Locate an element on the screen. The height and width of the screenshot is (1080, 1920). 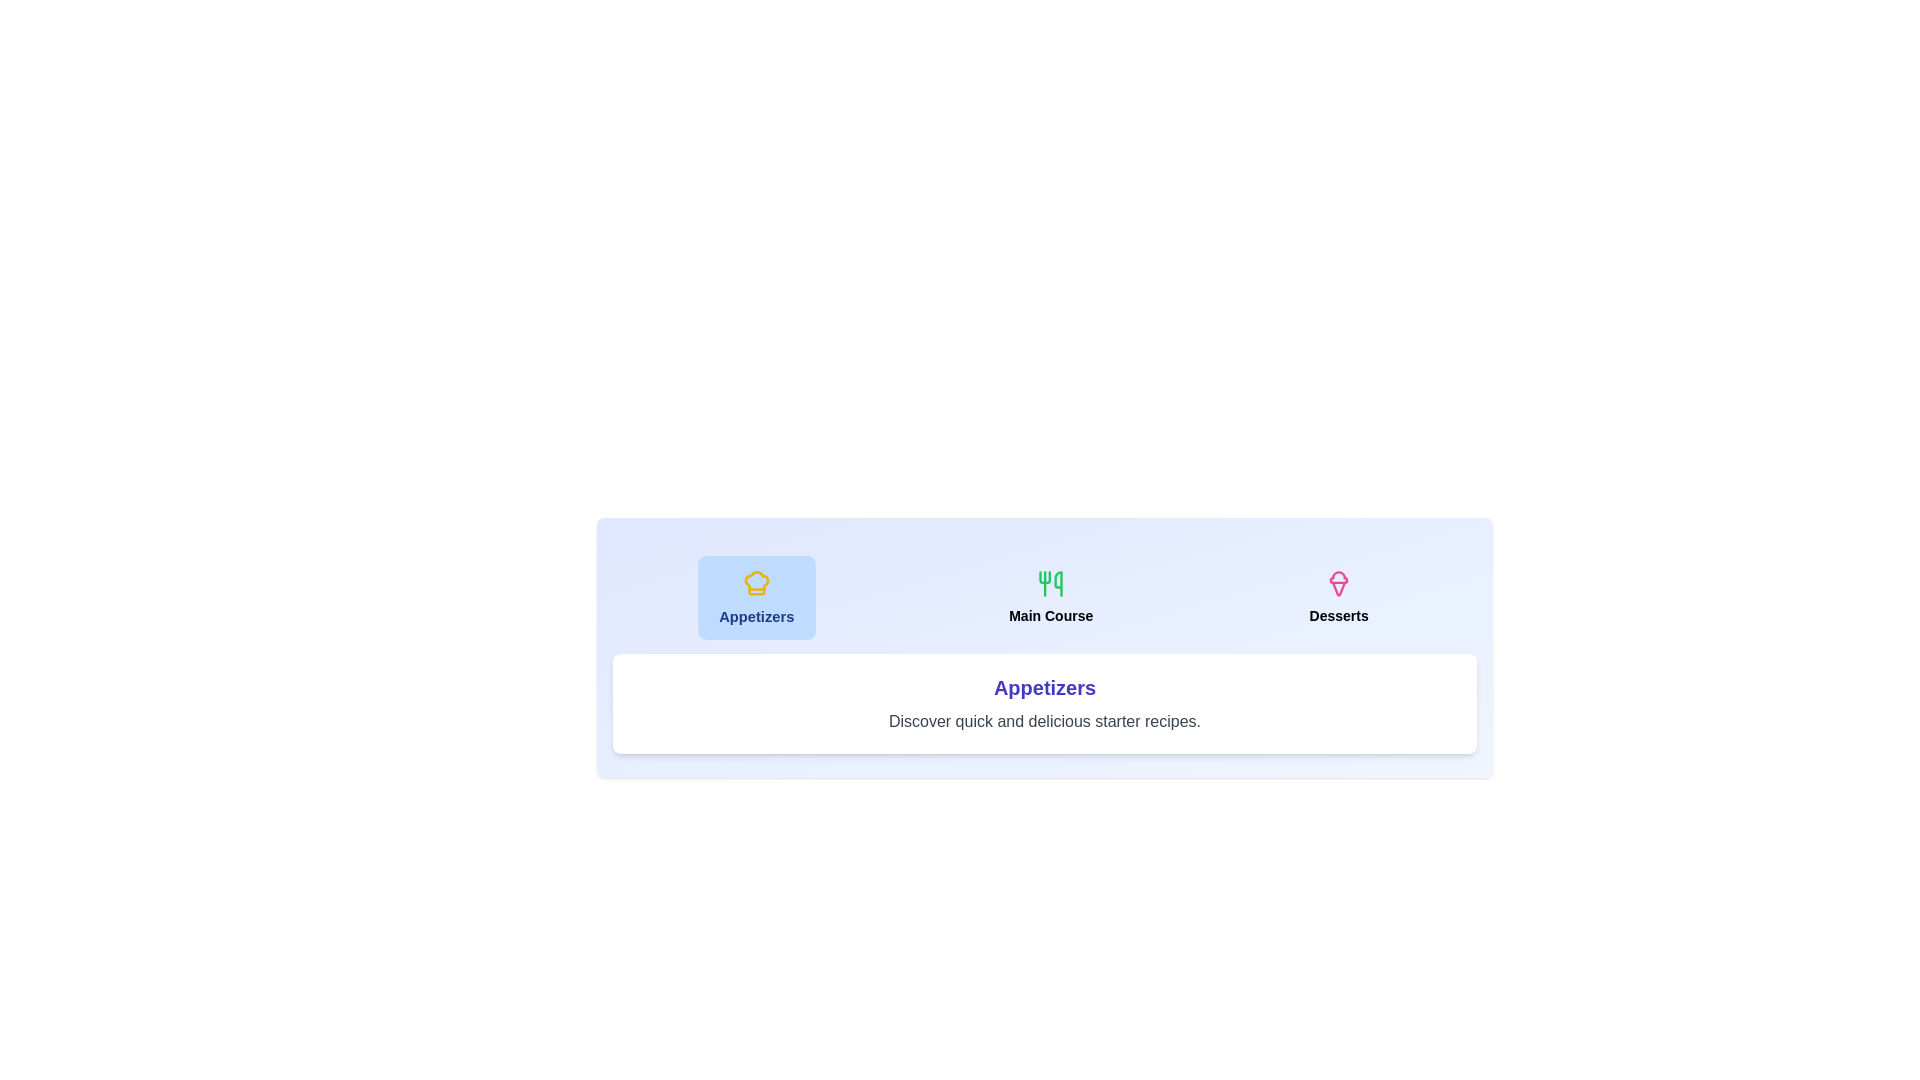
the tab labeled Main Course to display its associated category is located at coordinates (1050, 596).